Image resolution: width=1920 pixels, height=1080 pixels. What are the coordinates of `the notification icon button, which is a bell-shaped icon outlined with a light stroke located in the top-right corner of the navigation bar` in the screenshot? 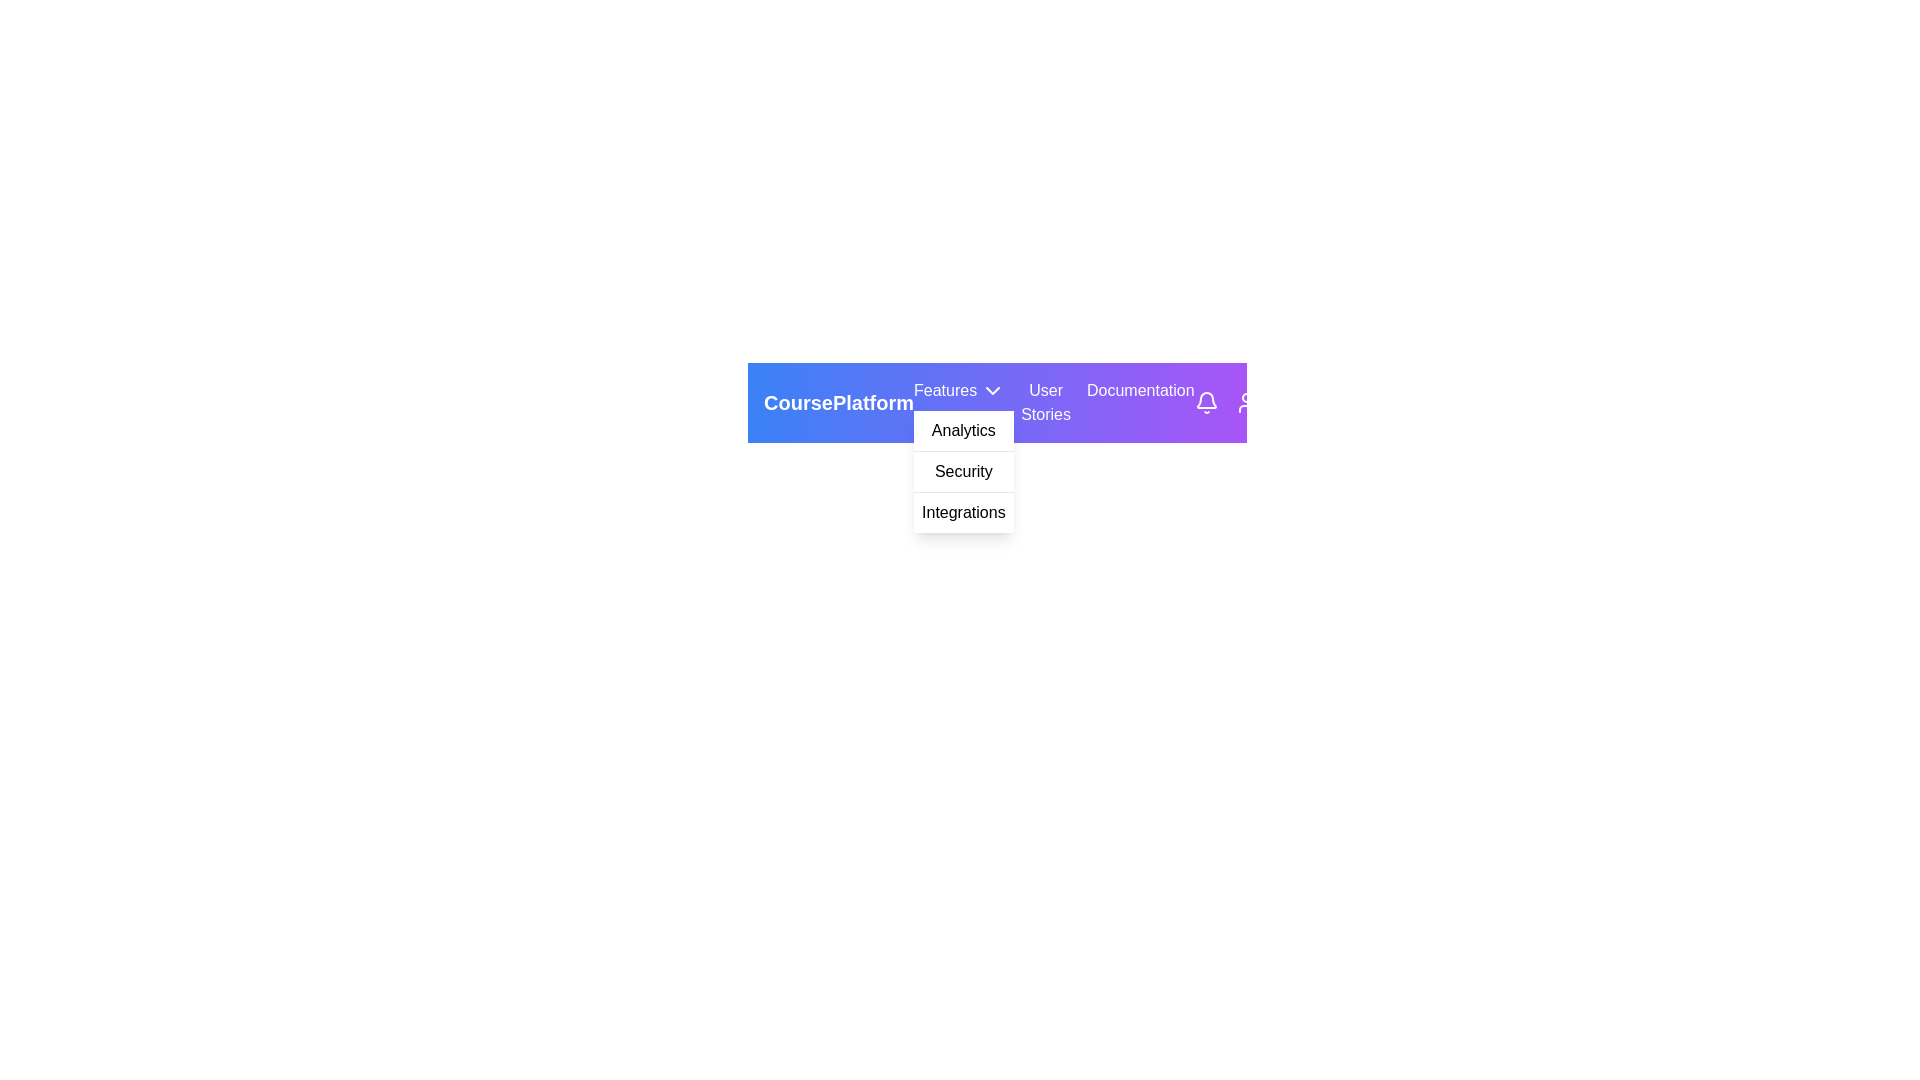 It's located at (1205, 402).